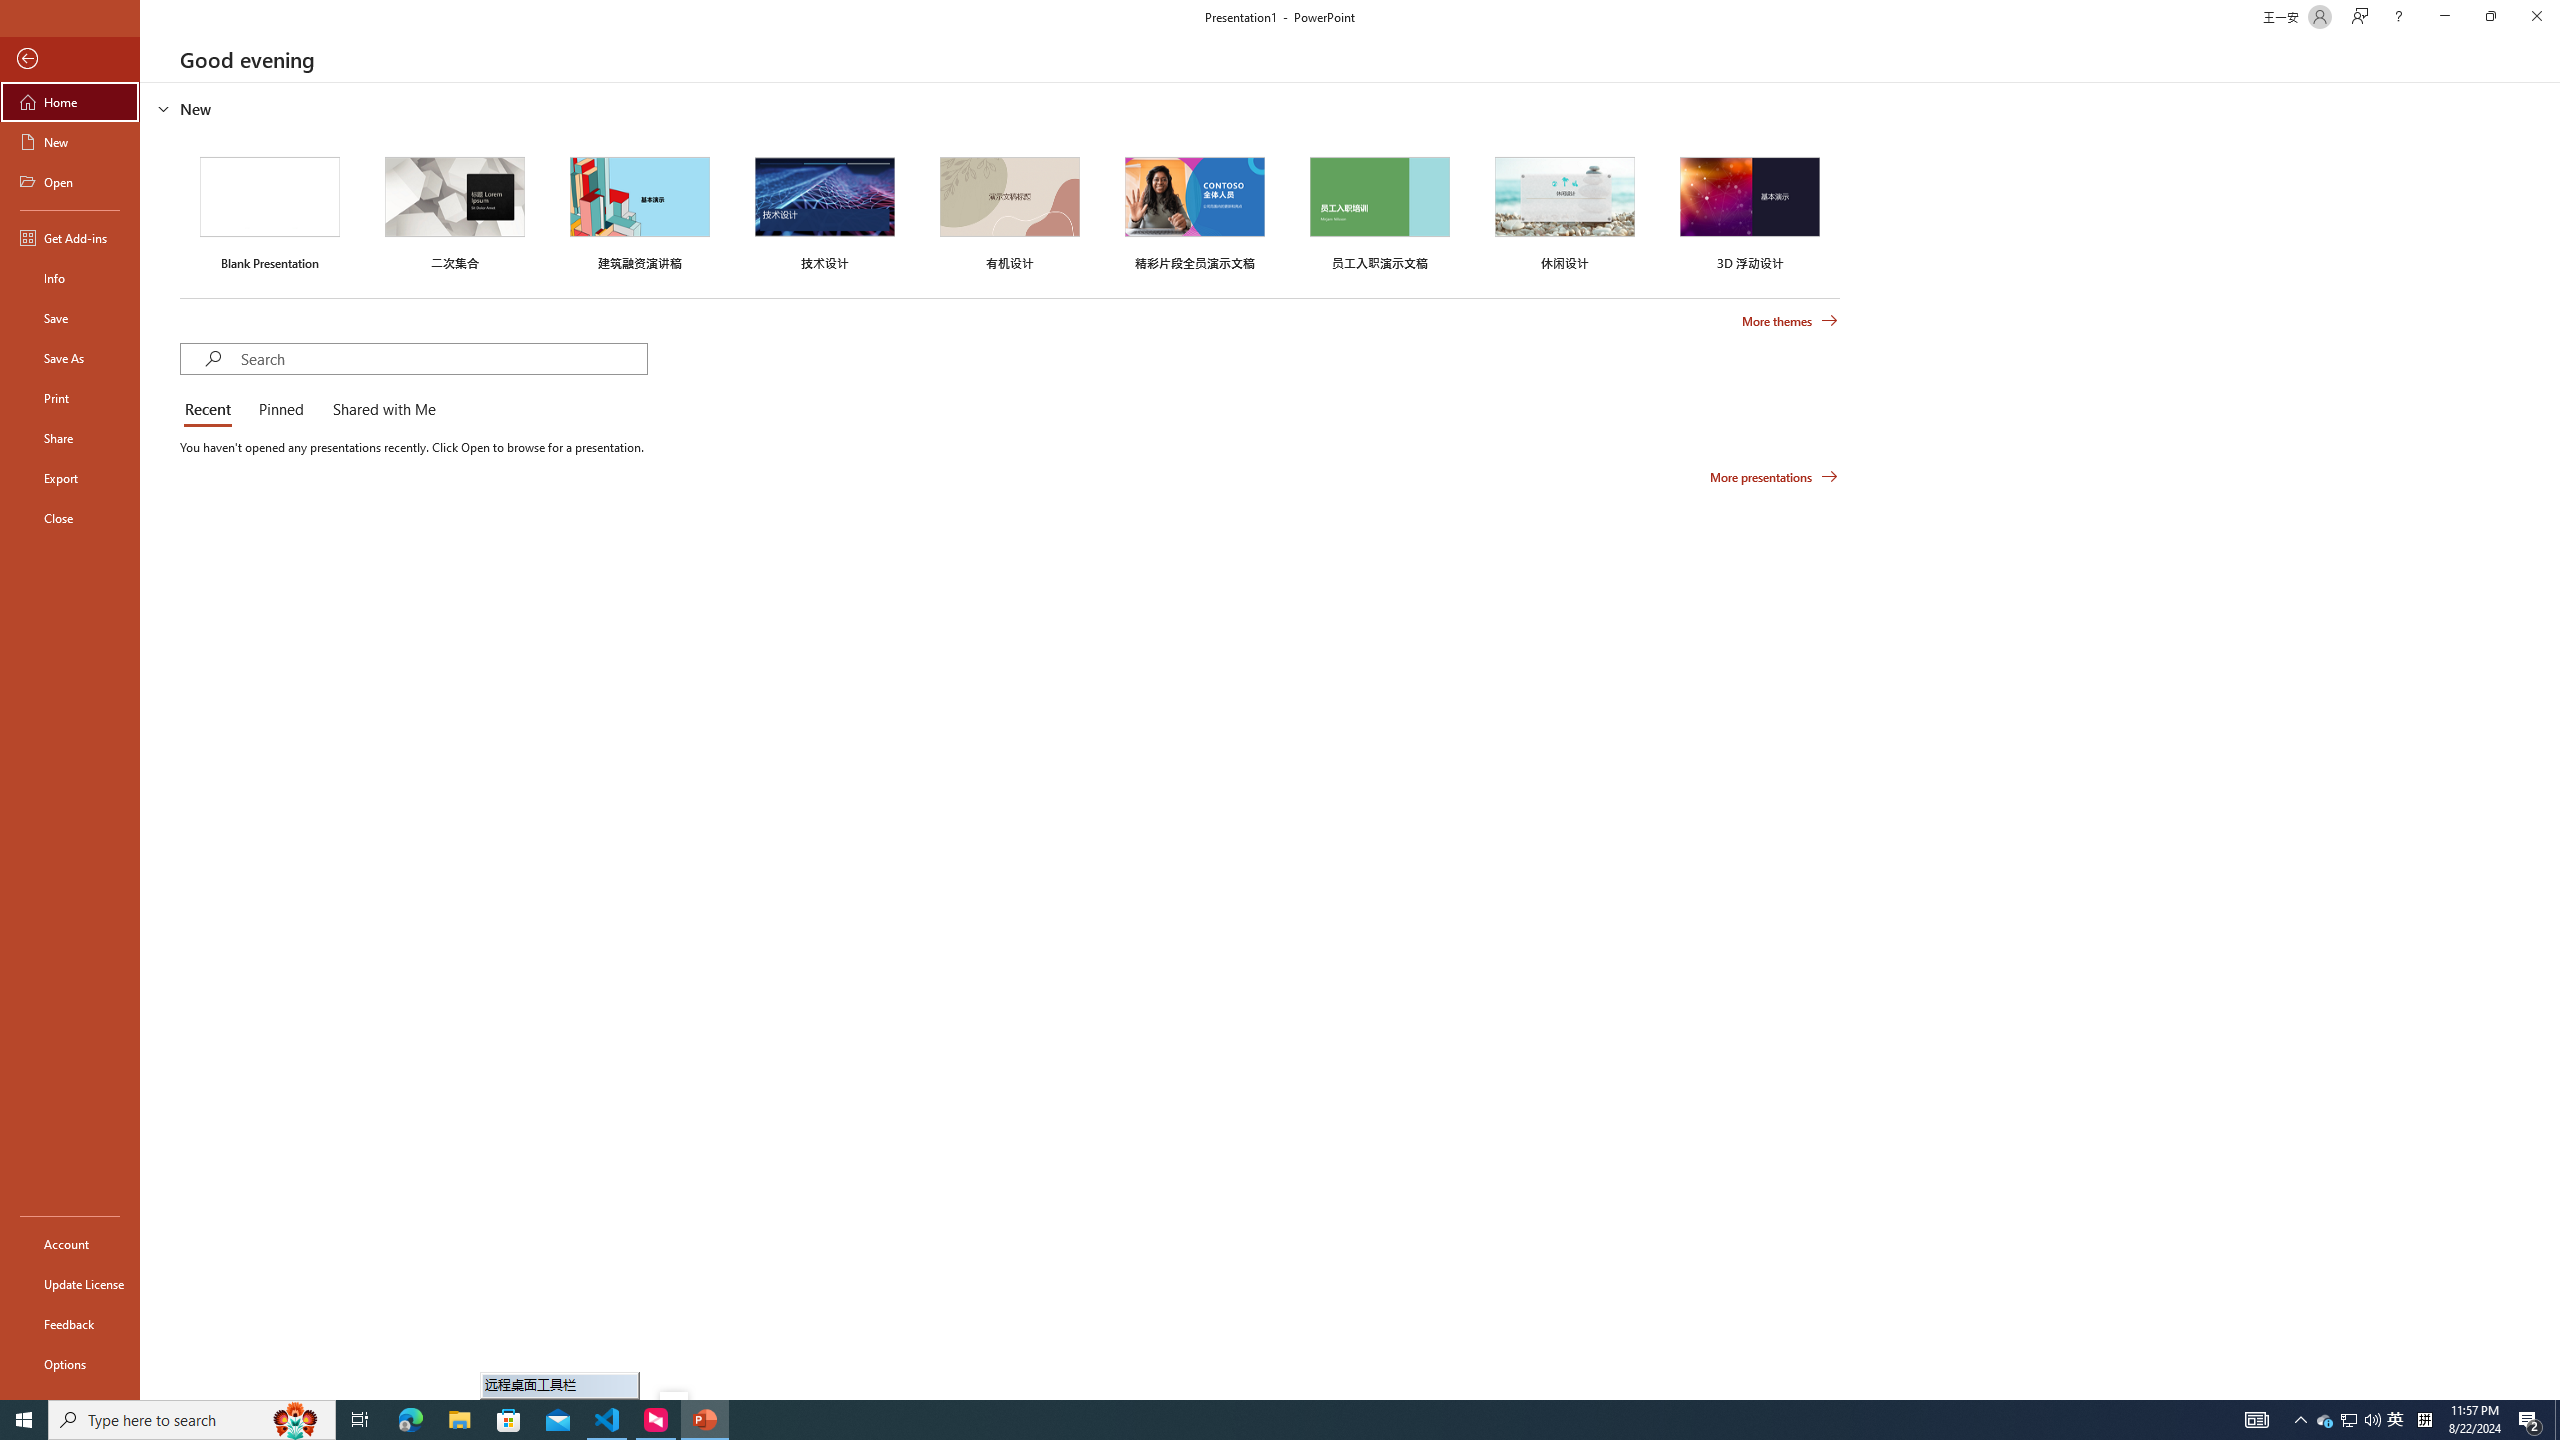  What do you see at coordinates (269, 210) in the screenshot?
I see `'Blank Presentation'` at bounding box center [269, 210].